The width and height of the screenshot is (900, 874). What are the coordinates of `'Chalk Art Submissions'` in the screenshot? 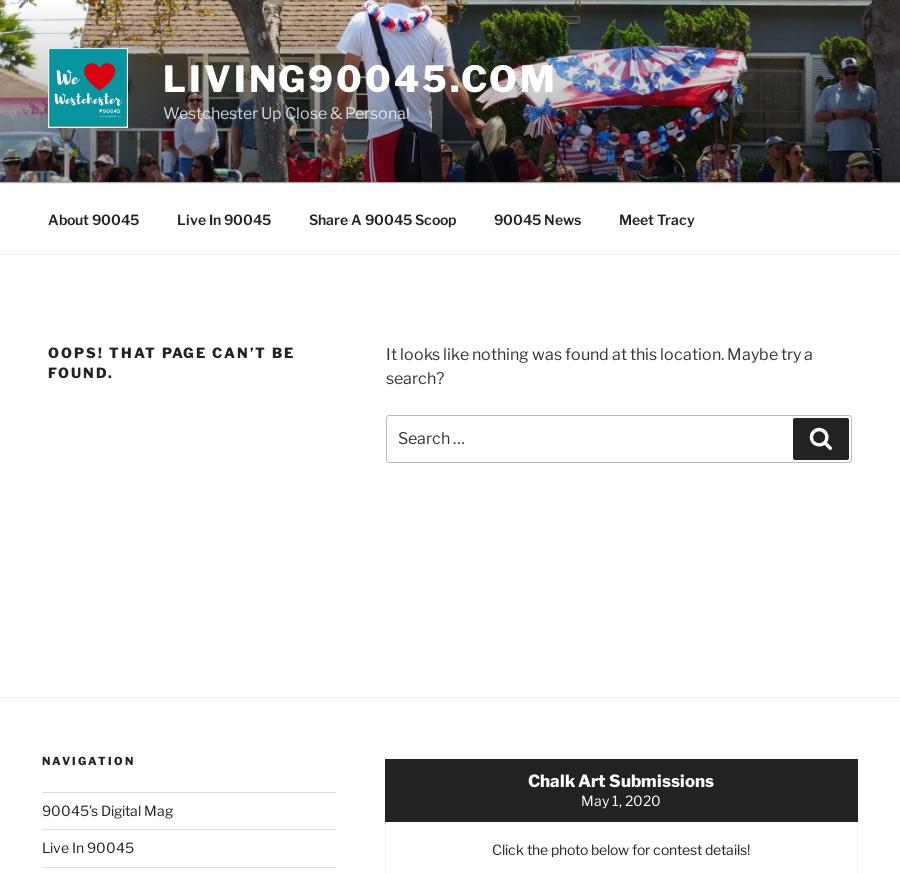 It's located at (527, 778).